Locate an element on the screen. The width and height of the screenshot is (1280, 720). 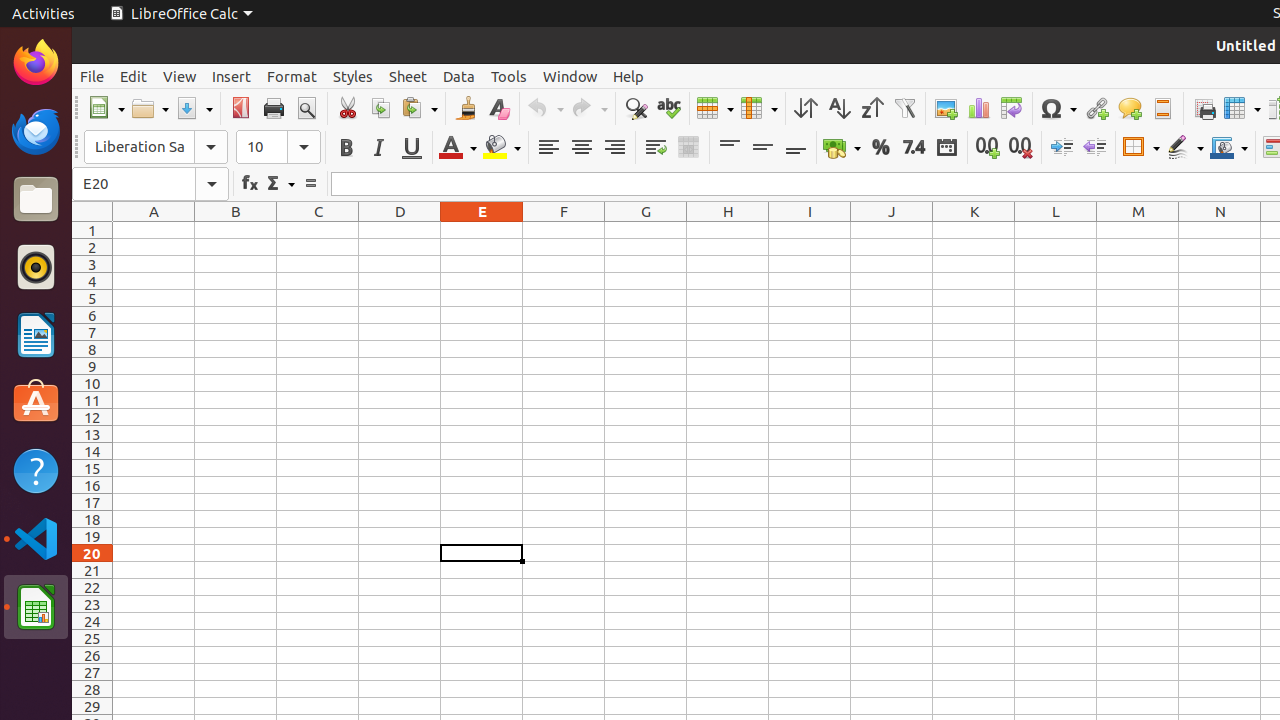
'Styles' is located at coordinates (353, 75).